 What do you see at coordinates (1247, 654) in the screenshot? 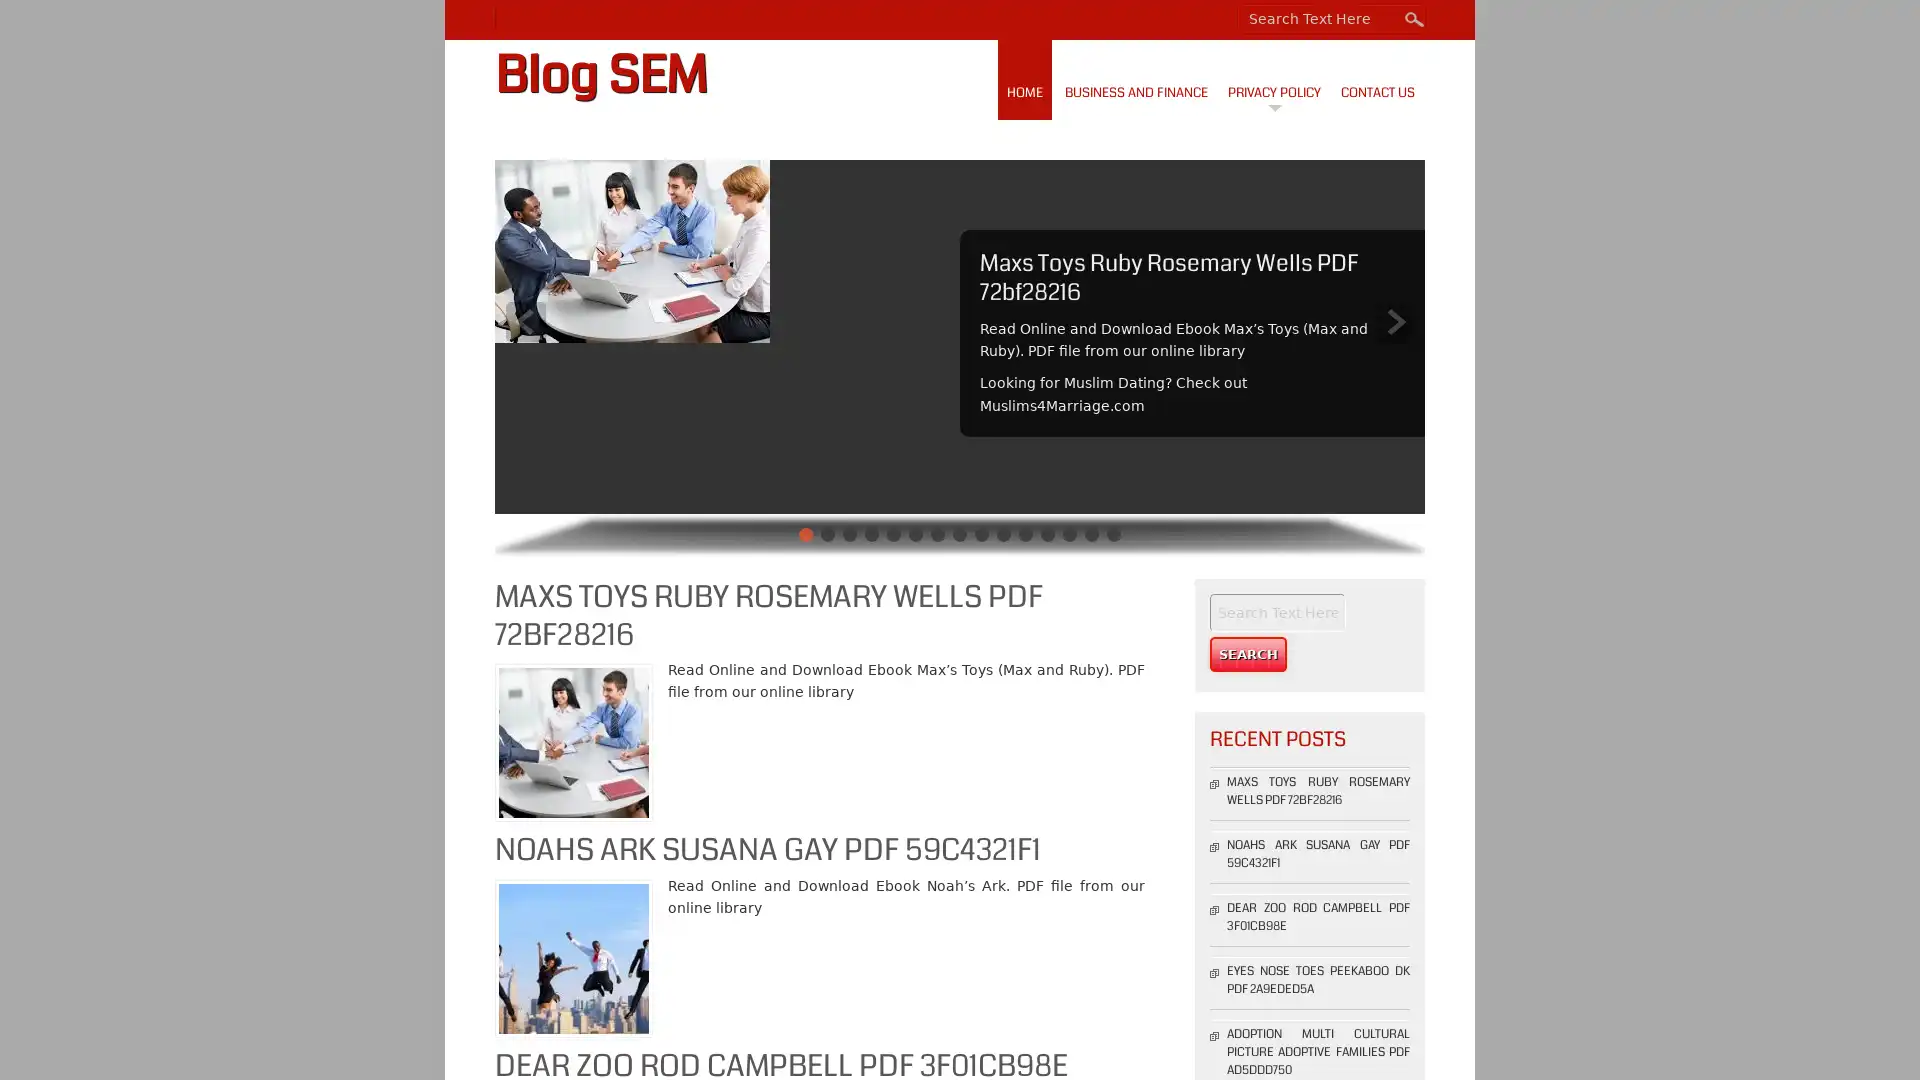
I see `Search` at bounding box center [1247, 654].